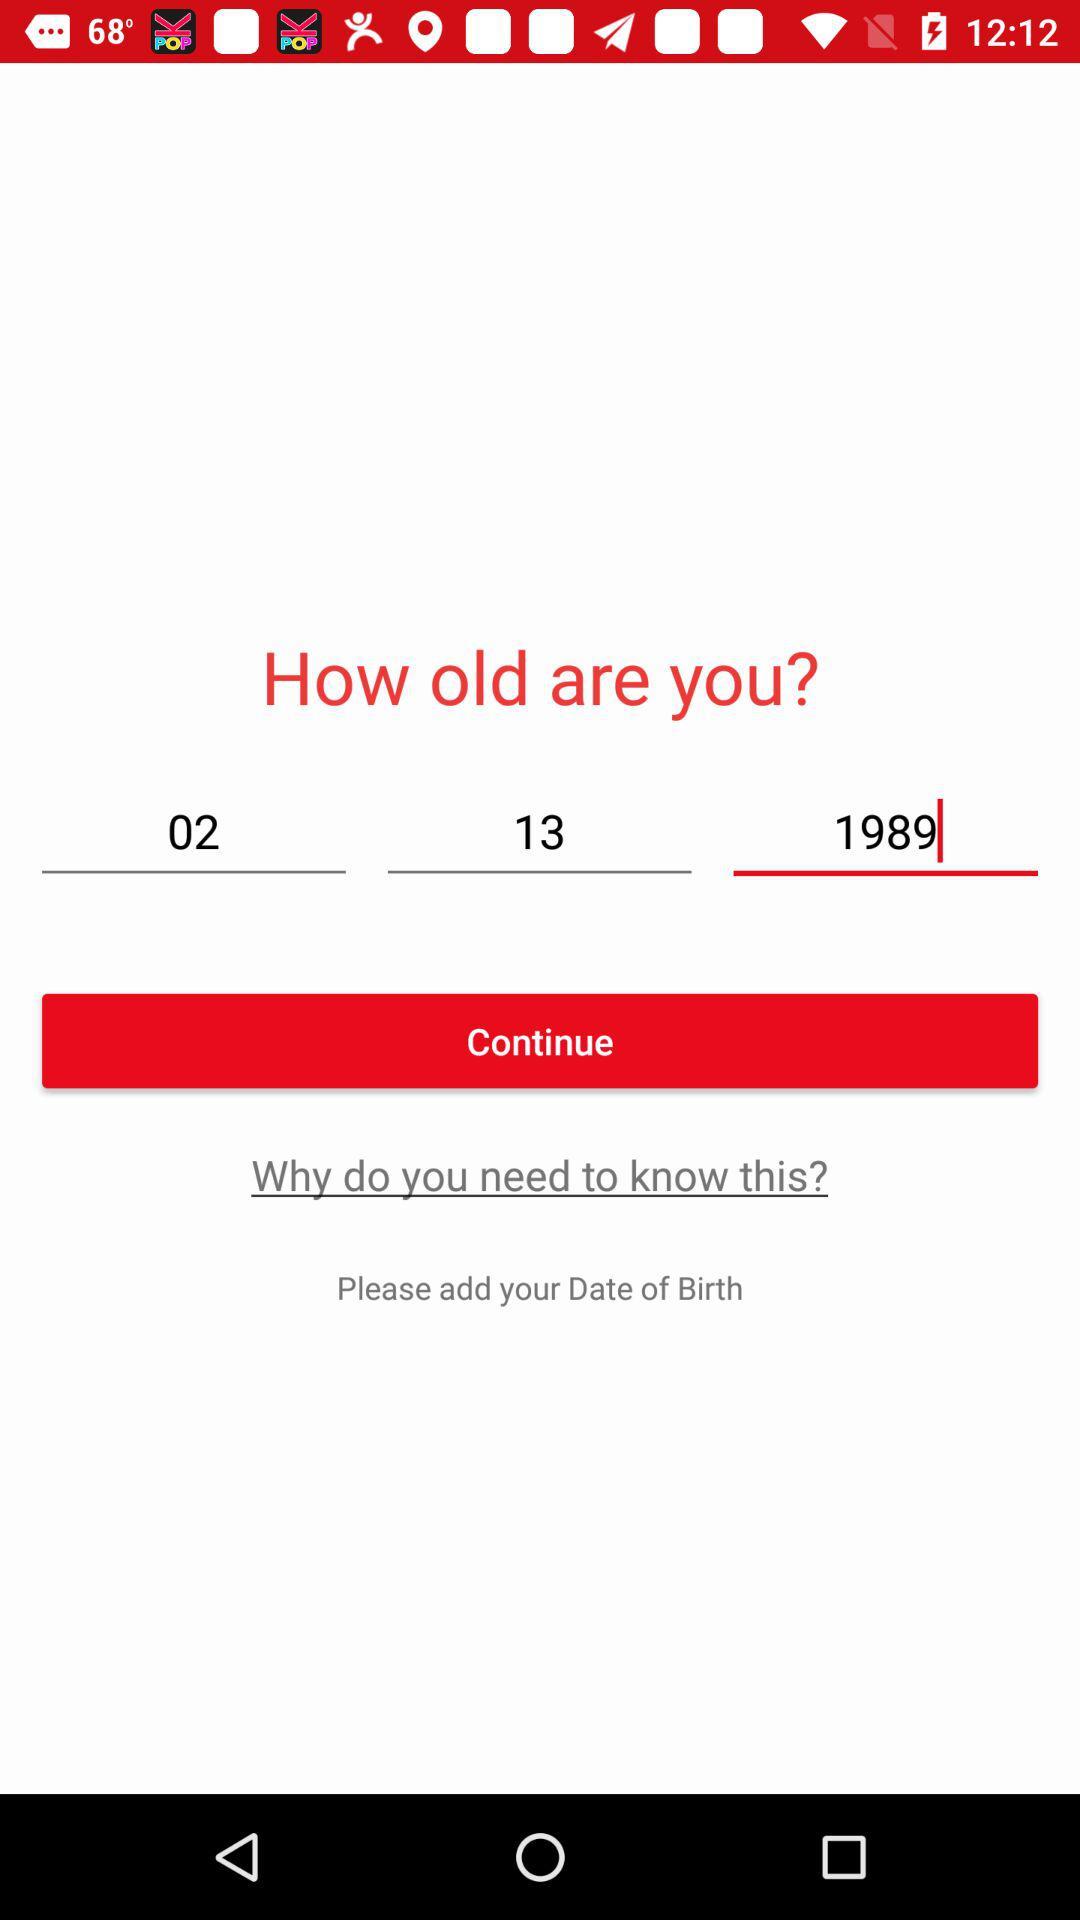  I want to click on item below the how old are, so click(538, 830).